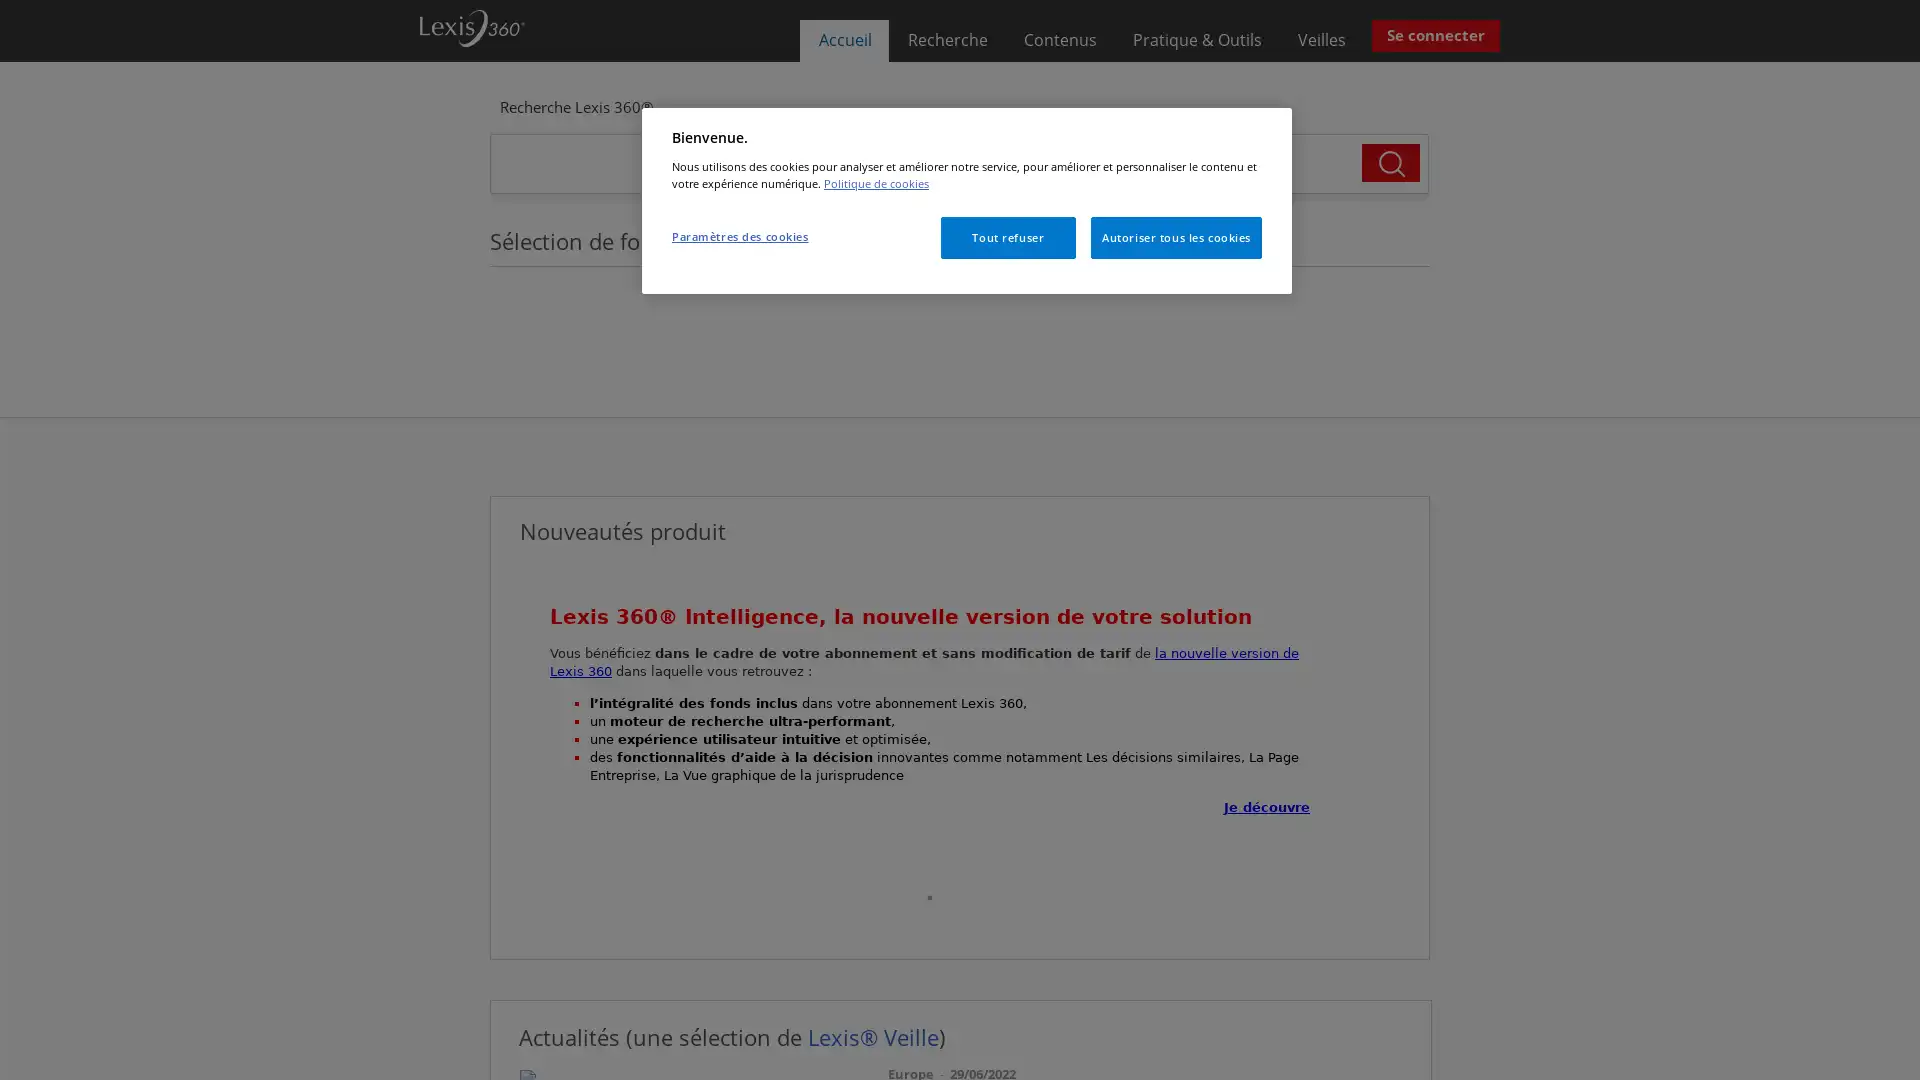  Describe the element at coordinates (1176, 235) in the screenshot. I see `Autoriser tous les cookies` at that location.